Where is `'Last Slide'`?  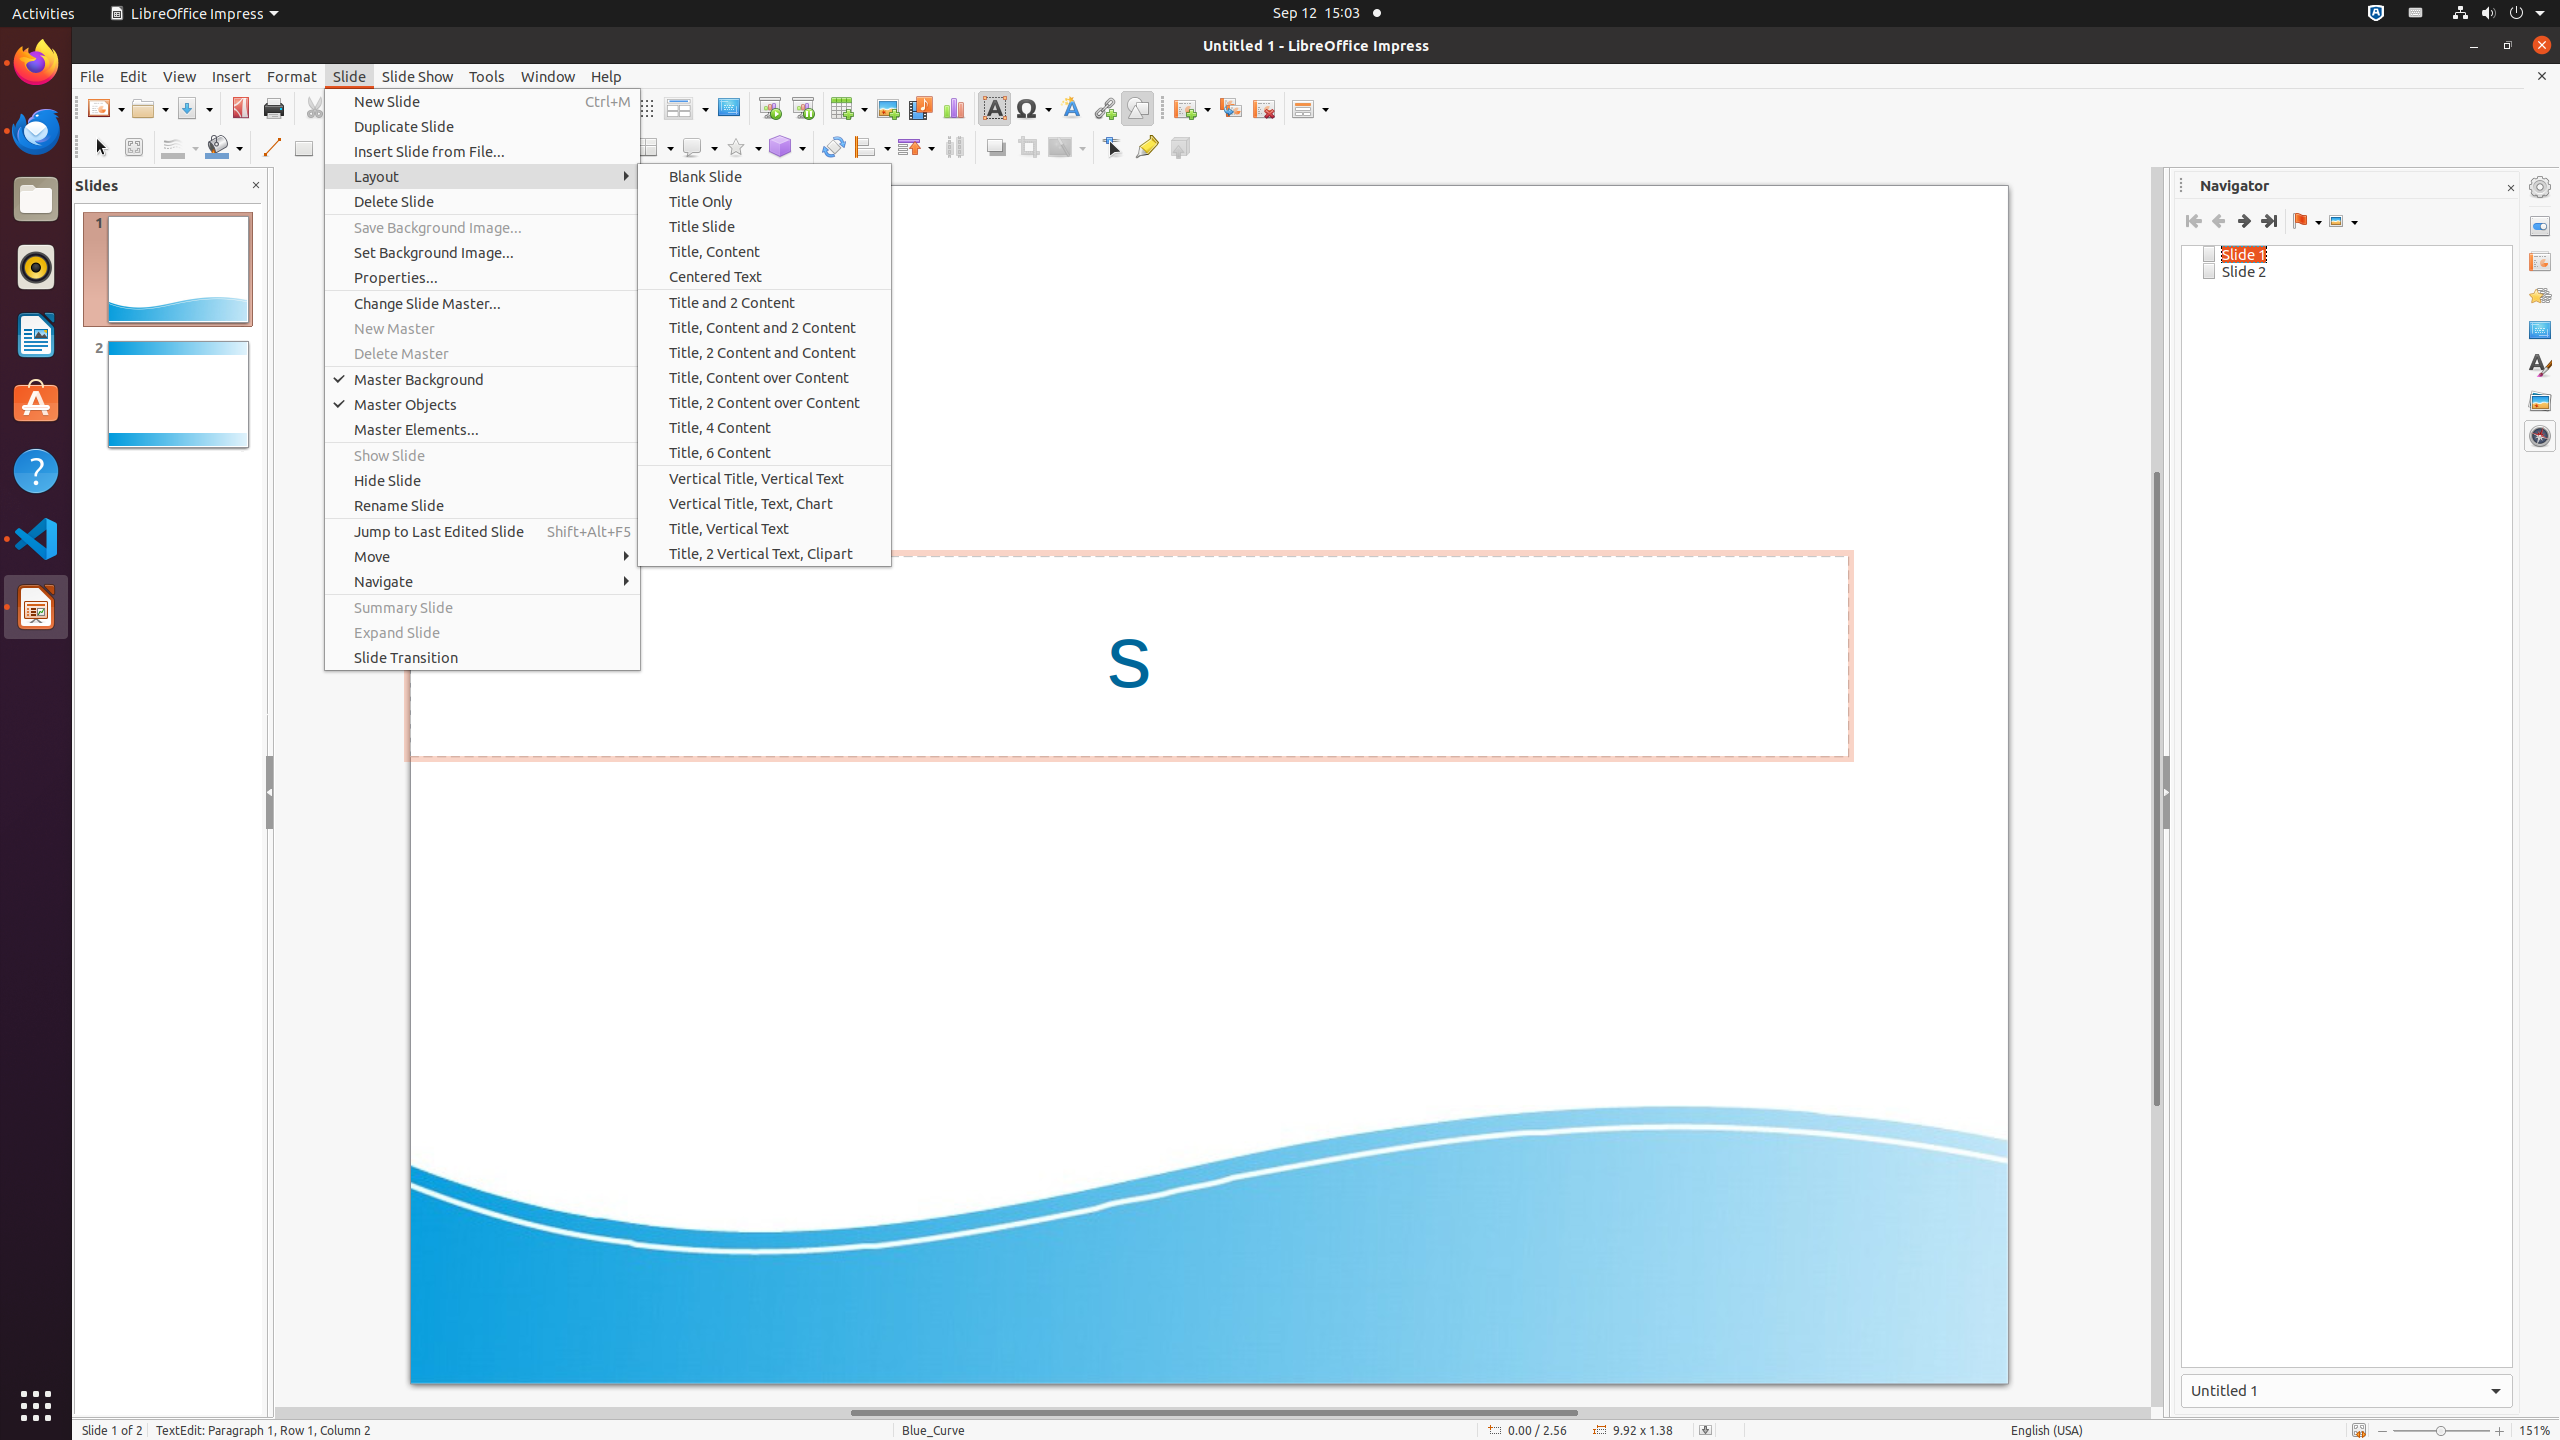
'Last Slide' is located at coordinates (2267, 221).